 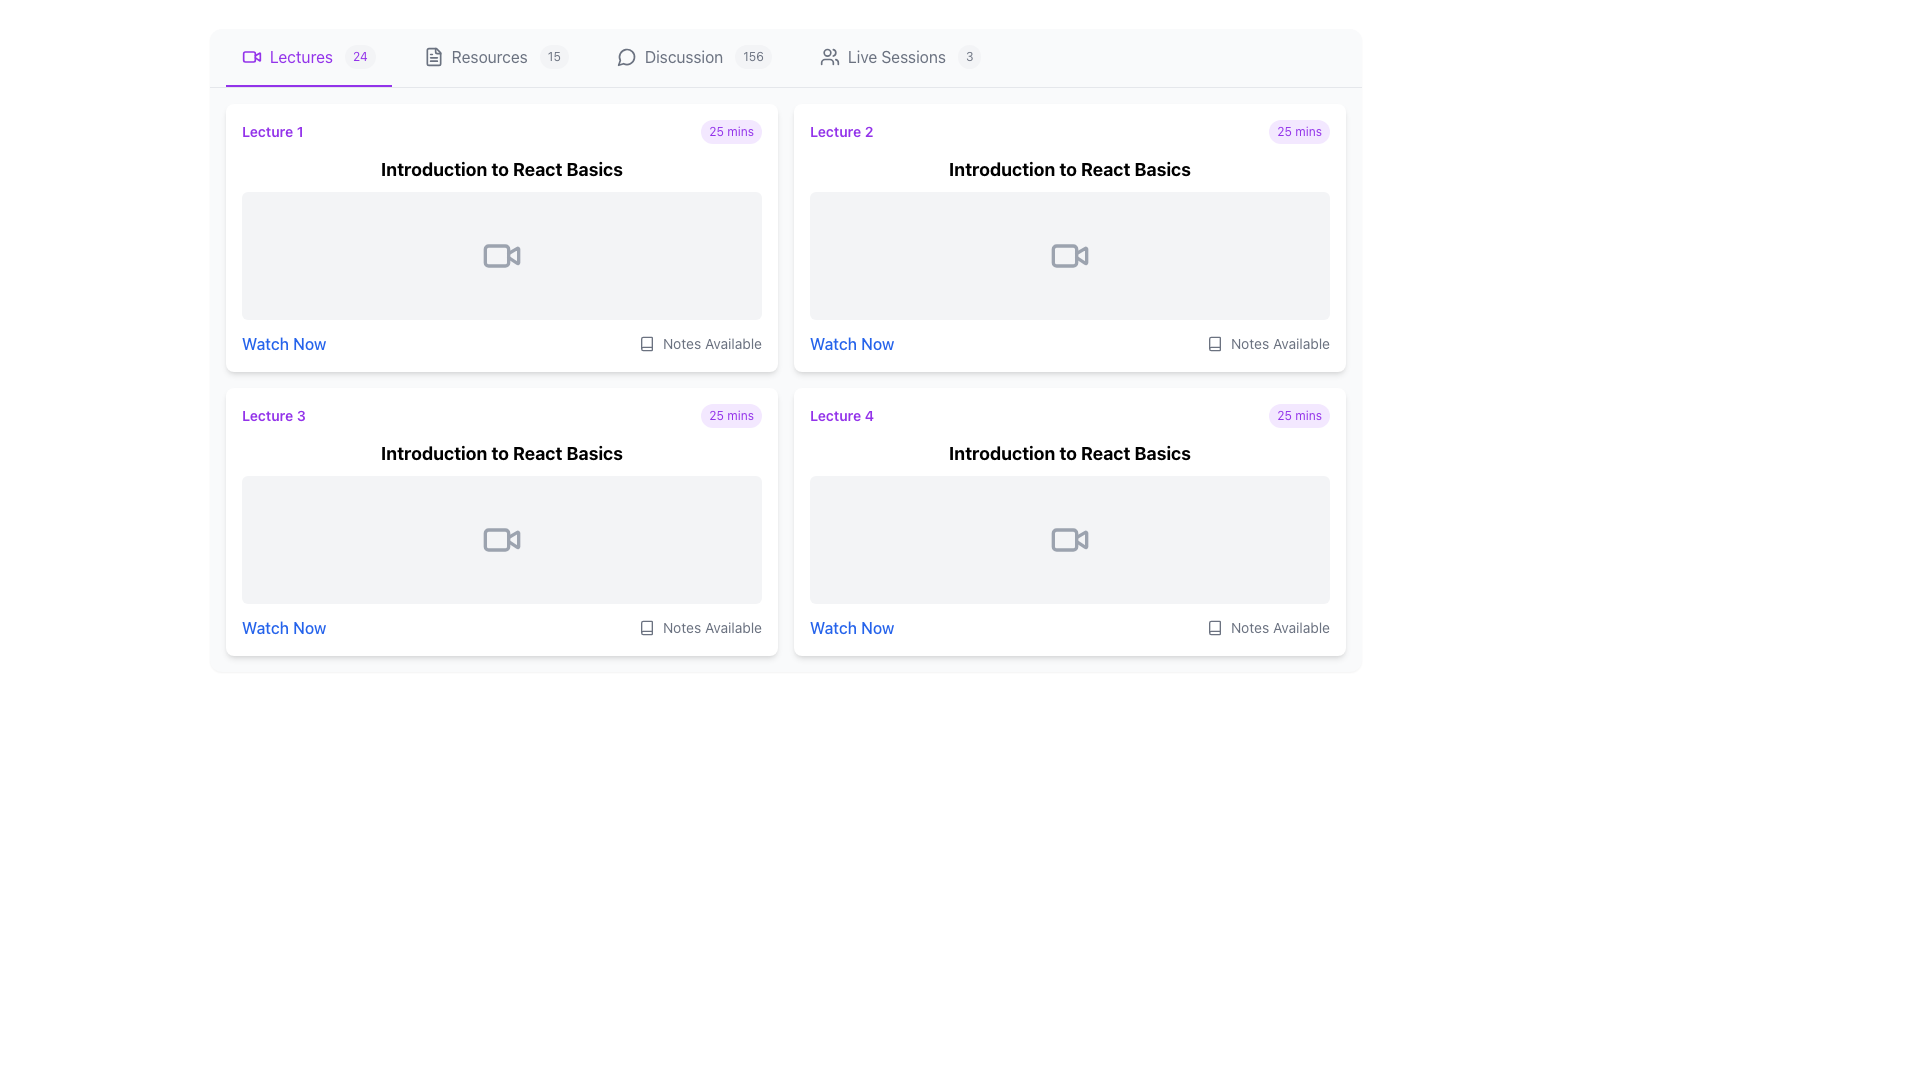 What do you see at coordinates (712, 342) in the screenshot?
I see `the static text label indicating that notes are available for Lecture 2, located in the bottom right area of the card` at bounding box center [712, 342].